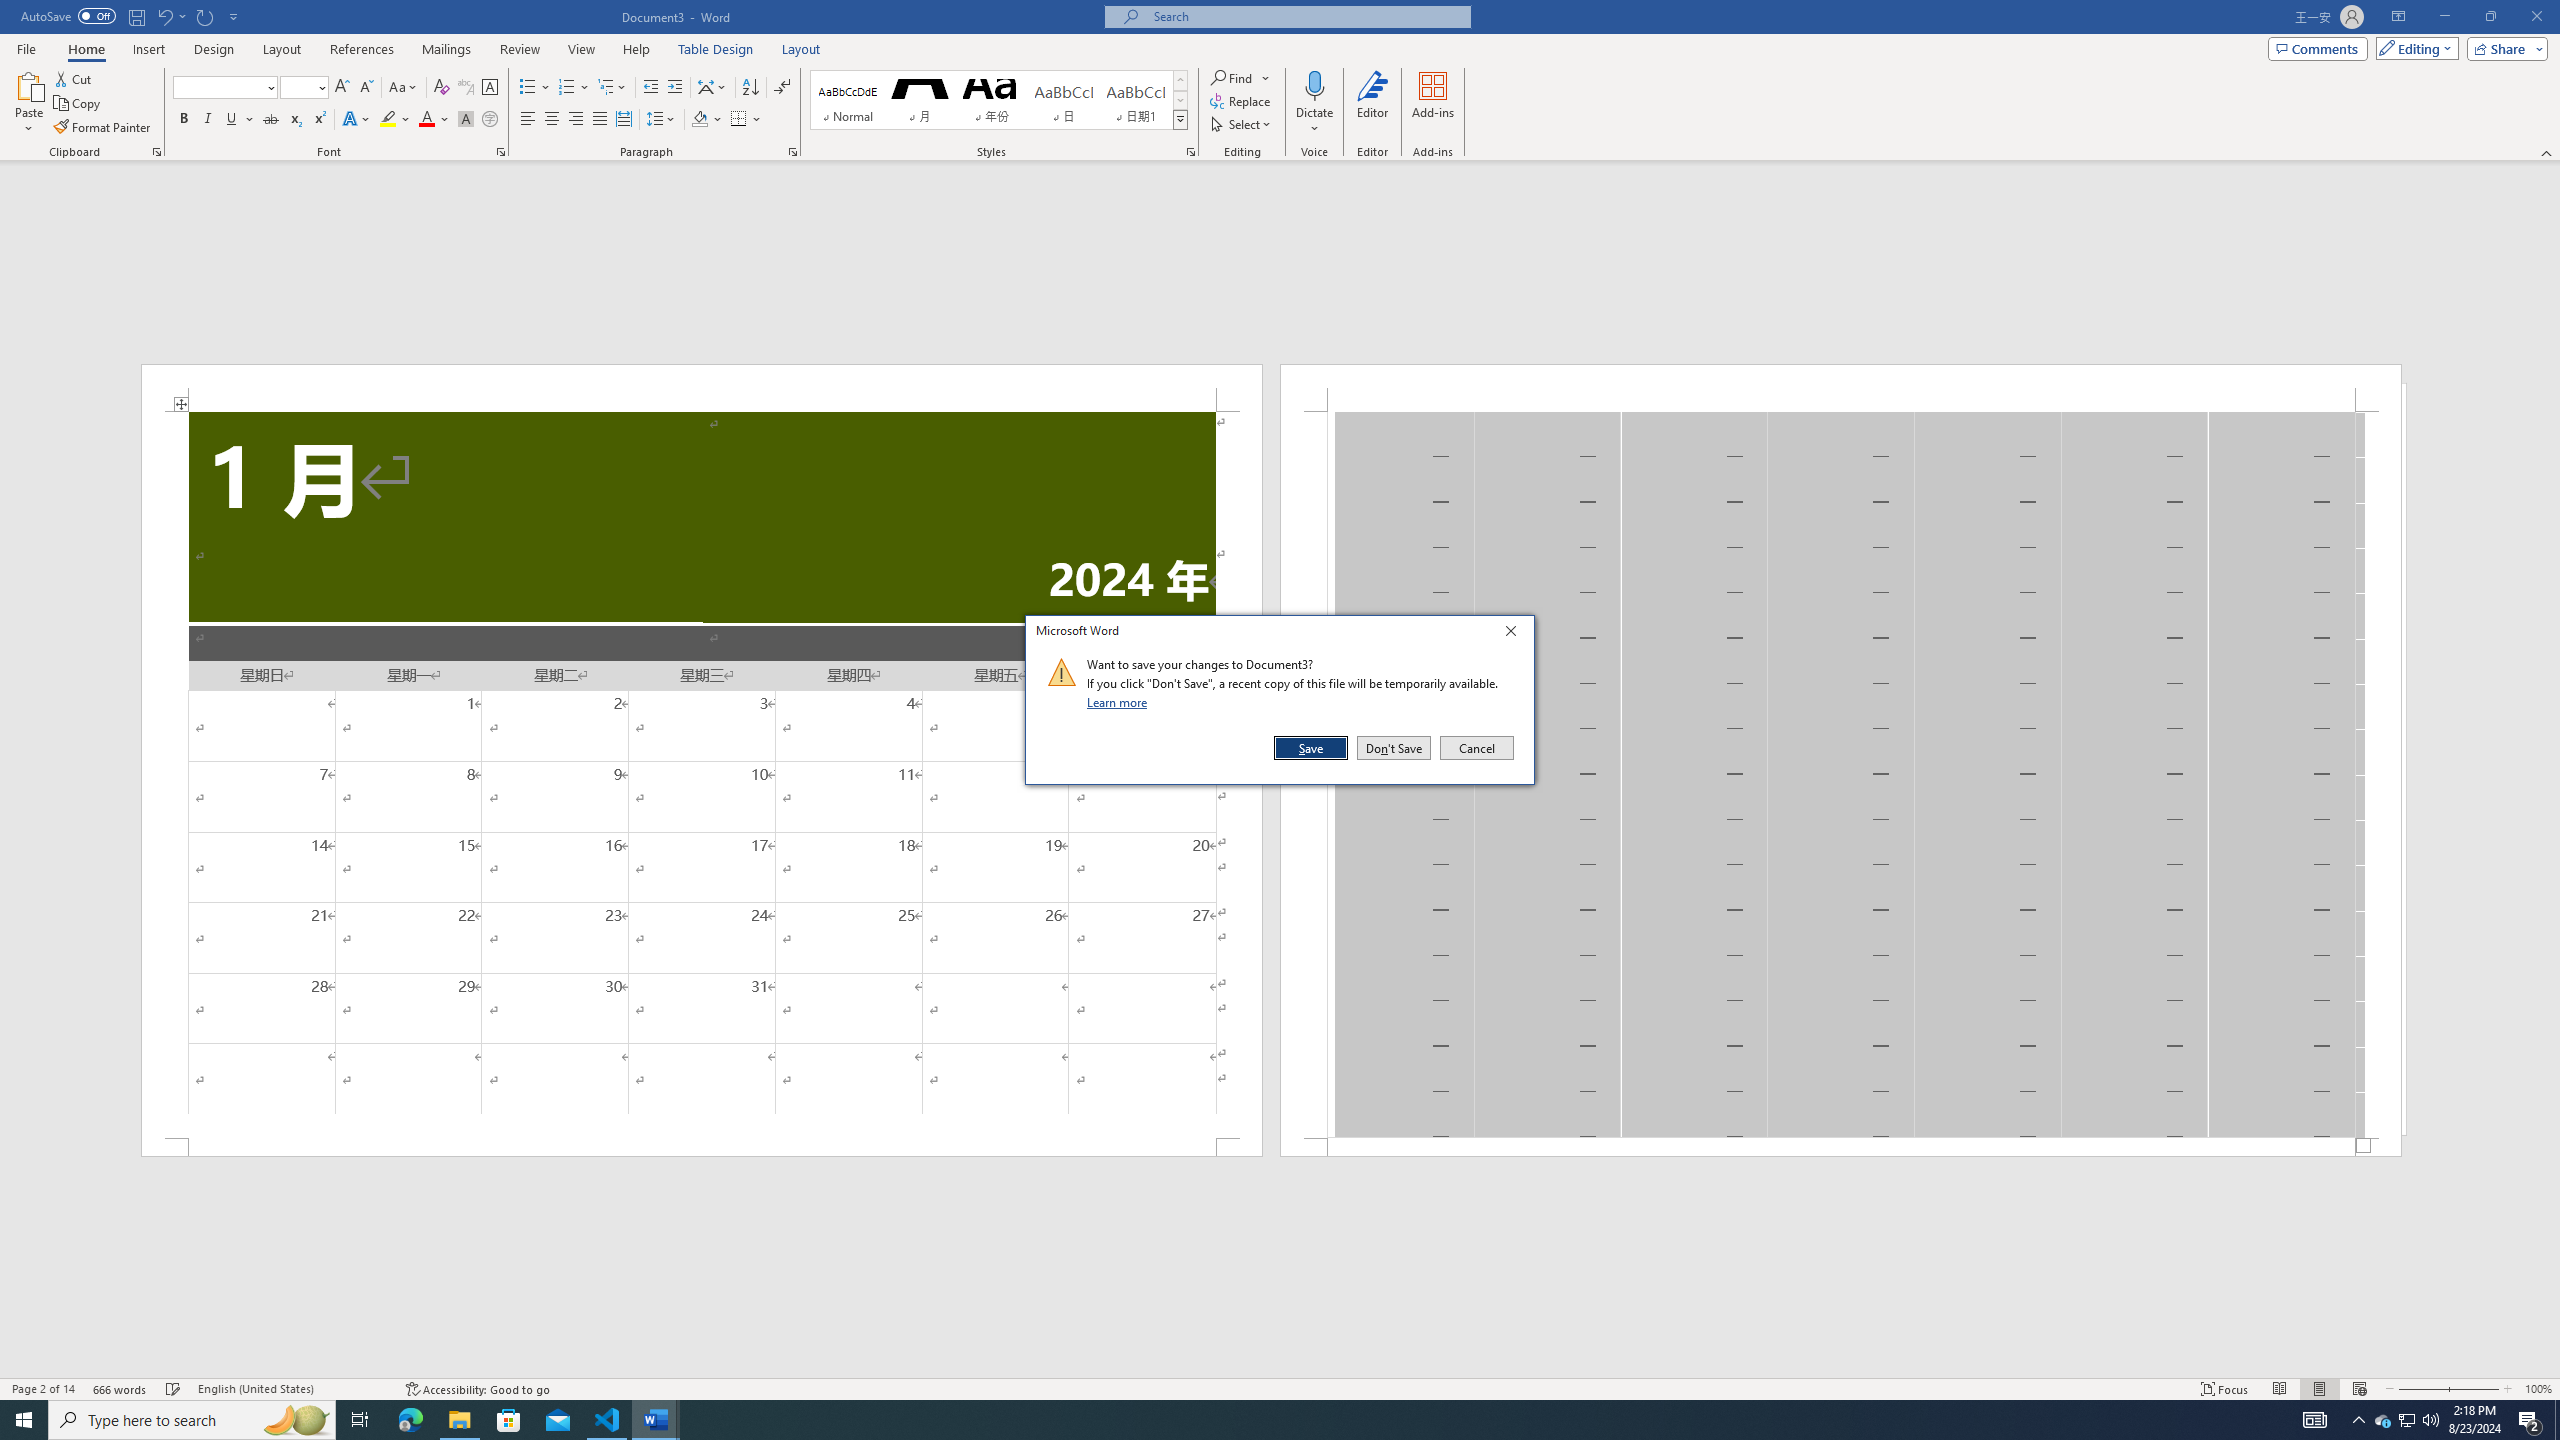  I want to click on 'Bullets', so click(527, 87).